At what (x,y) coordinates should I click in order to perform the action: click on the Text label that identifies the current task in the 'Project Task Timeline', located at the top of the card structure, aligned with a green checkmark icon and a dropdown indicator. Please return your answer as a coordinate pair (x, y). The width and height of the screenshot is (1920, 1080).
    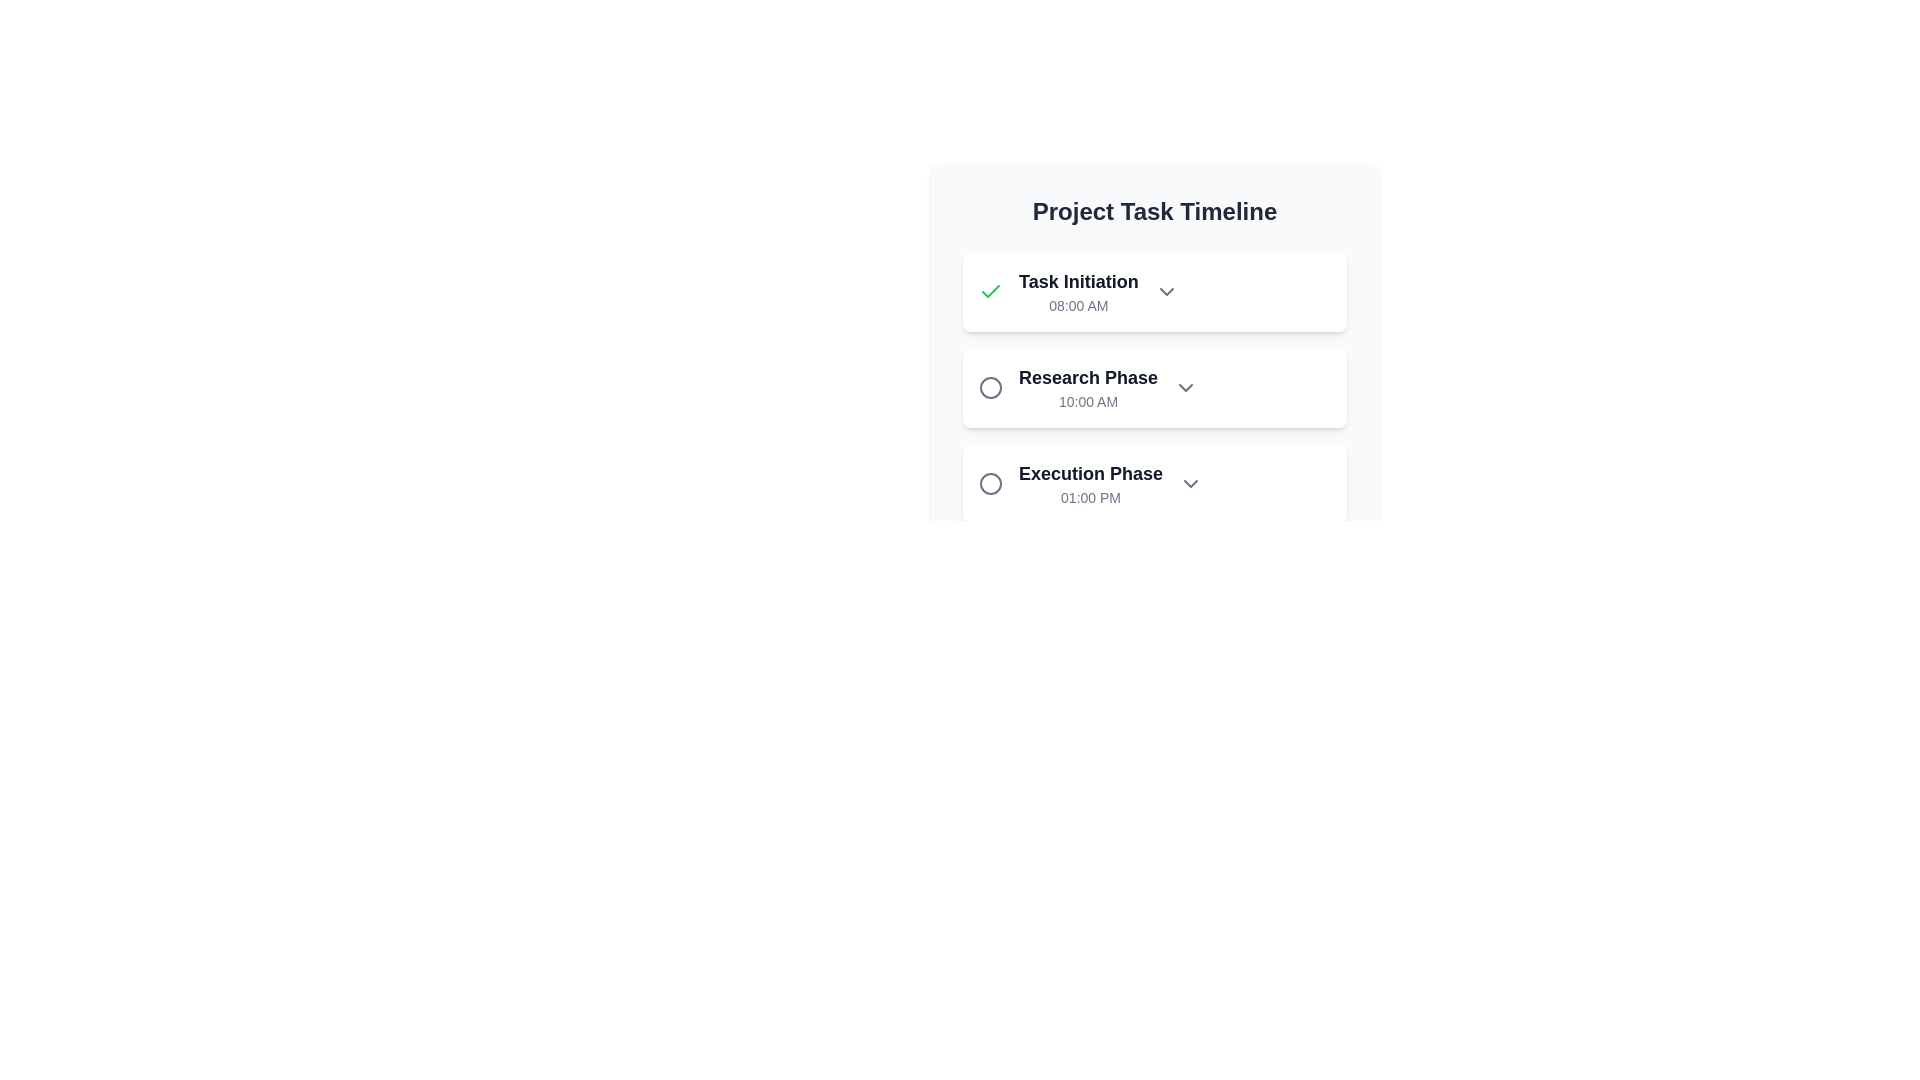
    Looking at the image, I should click on (1077, 281).